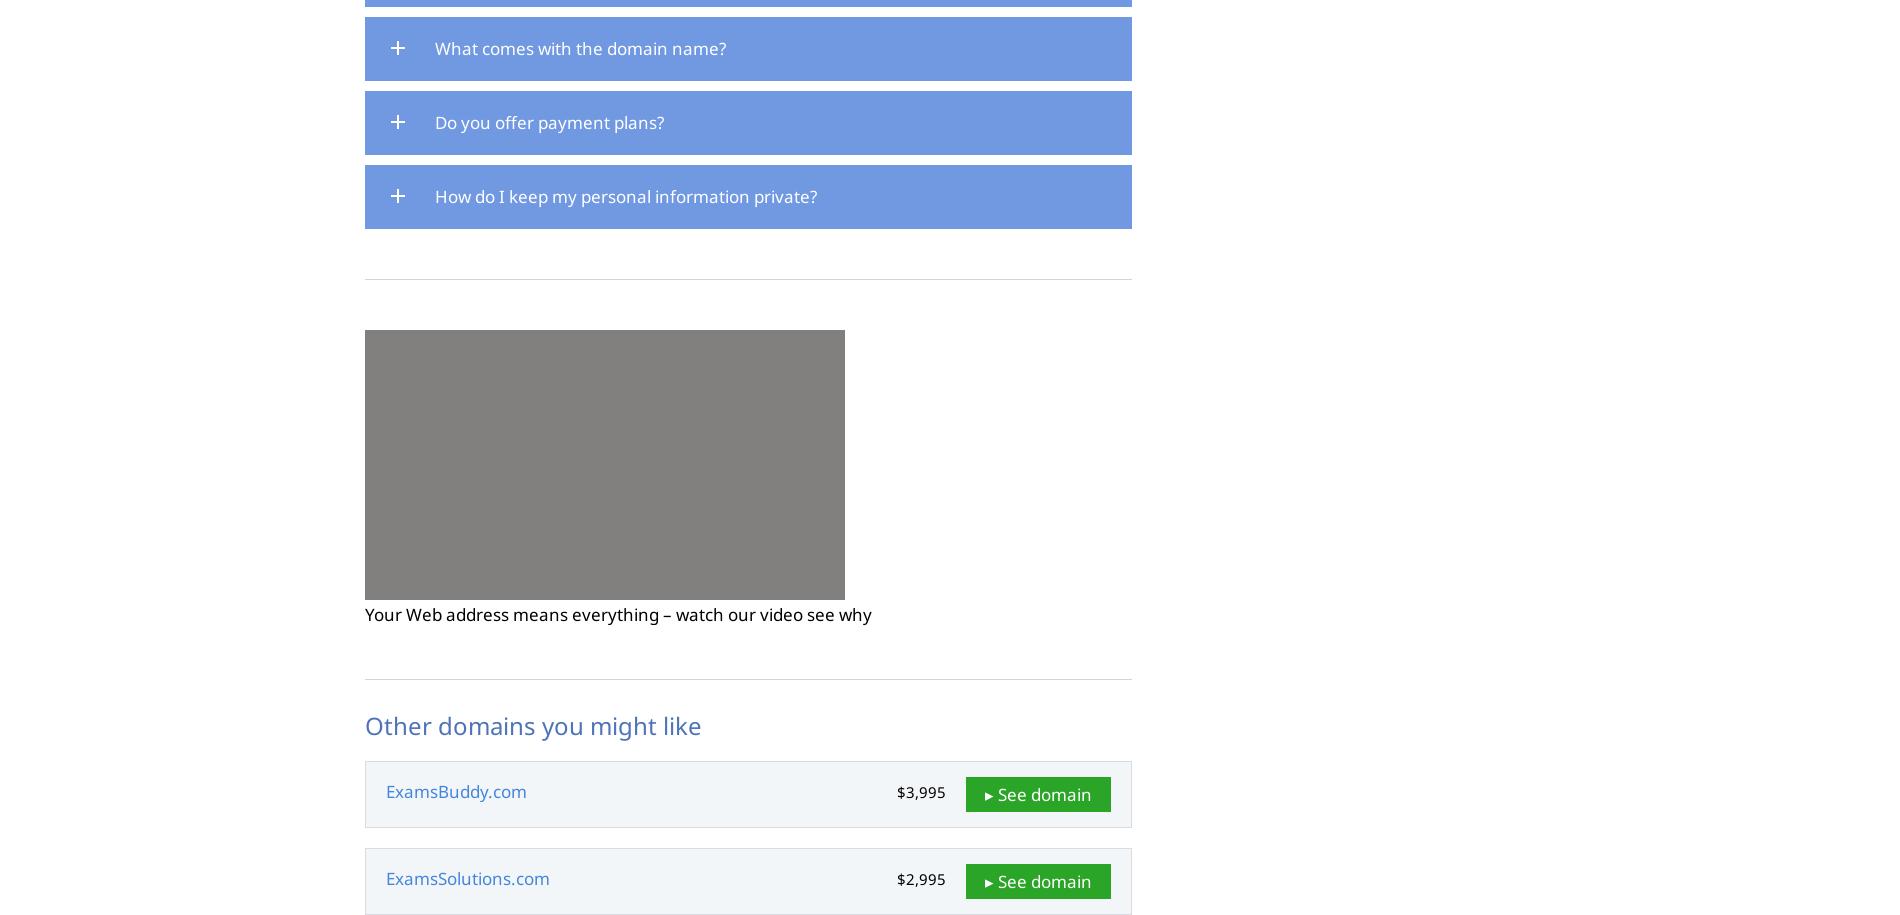  What do you see at coordinates (920, 878) in the screenshot?
I see `'$2,995'` at bounding box center [920, 878].